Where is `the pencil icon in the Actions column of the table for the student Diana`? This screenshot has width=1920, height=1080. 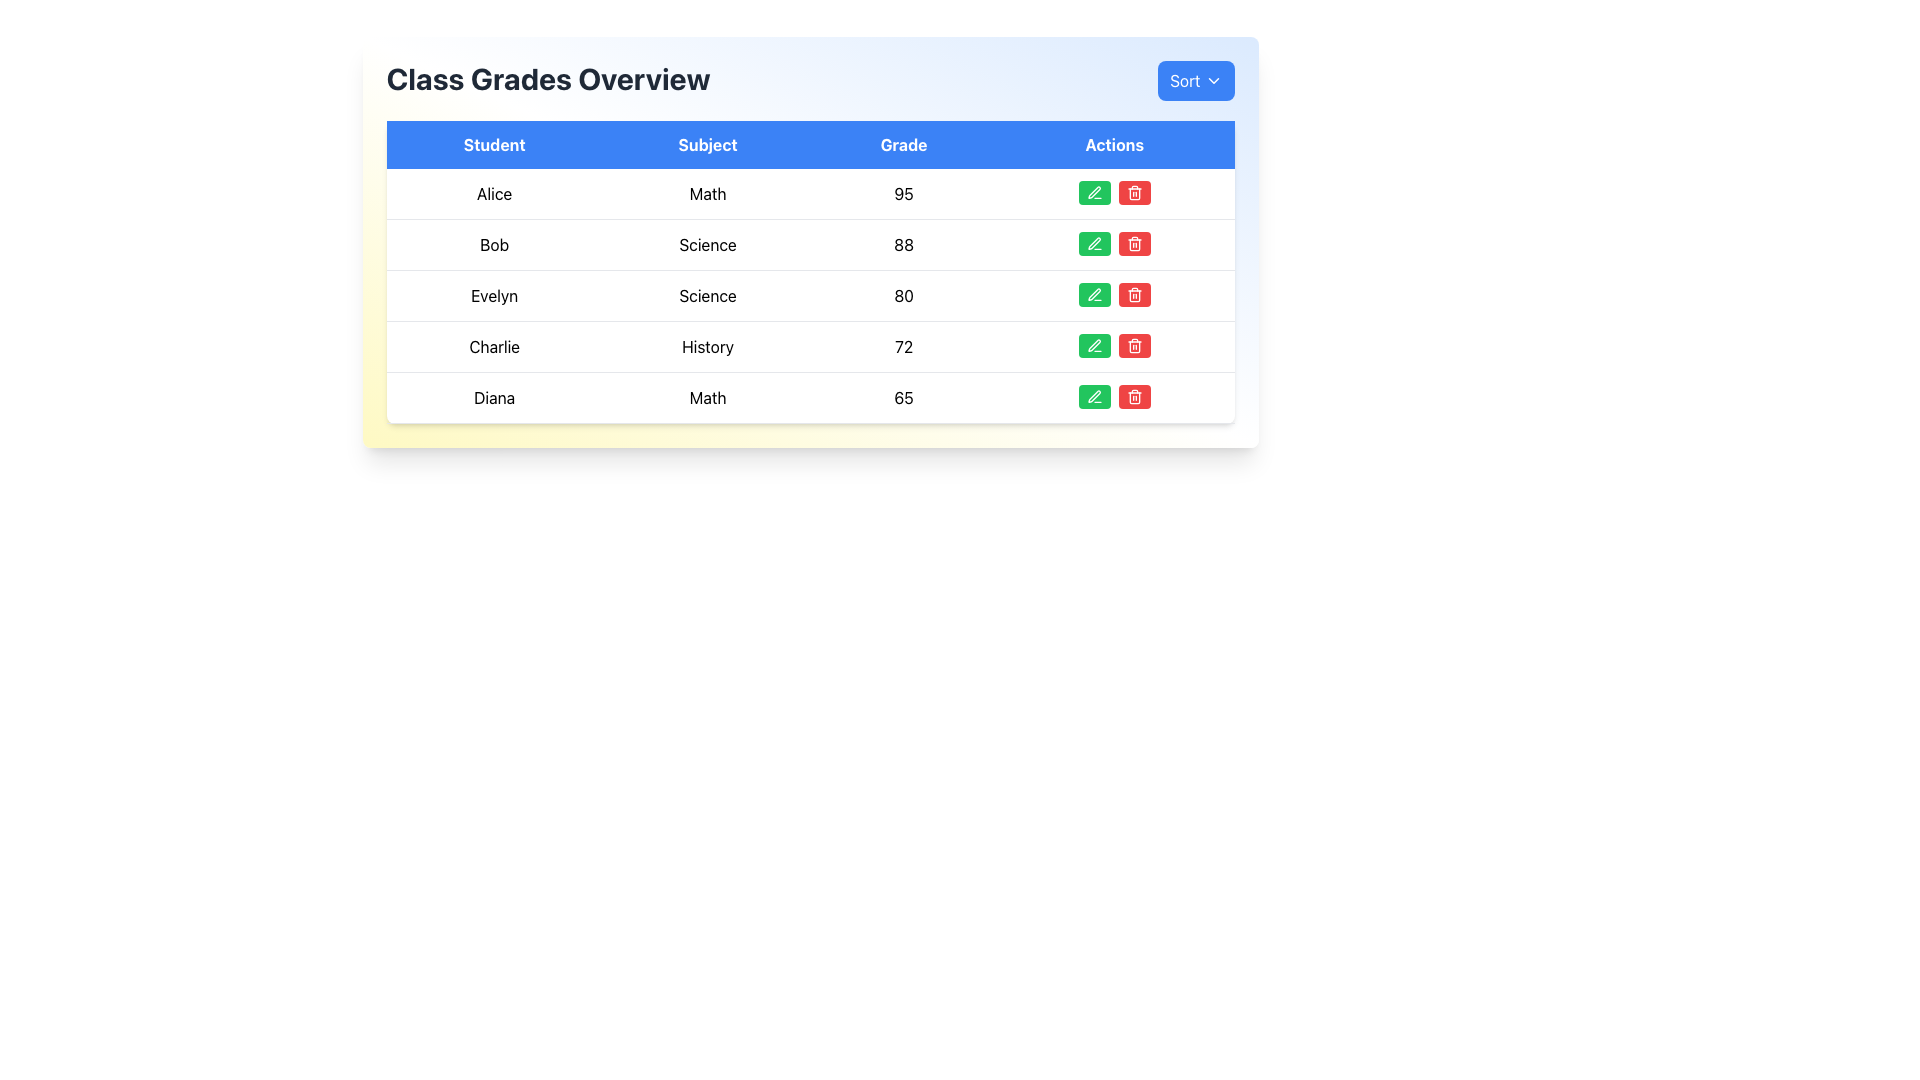
the pencil icon in the Actions column of the table for the student Diana is located at coordinates (1093, 397).